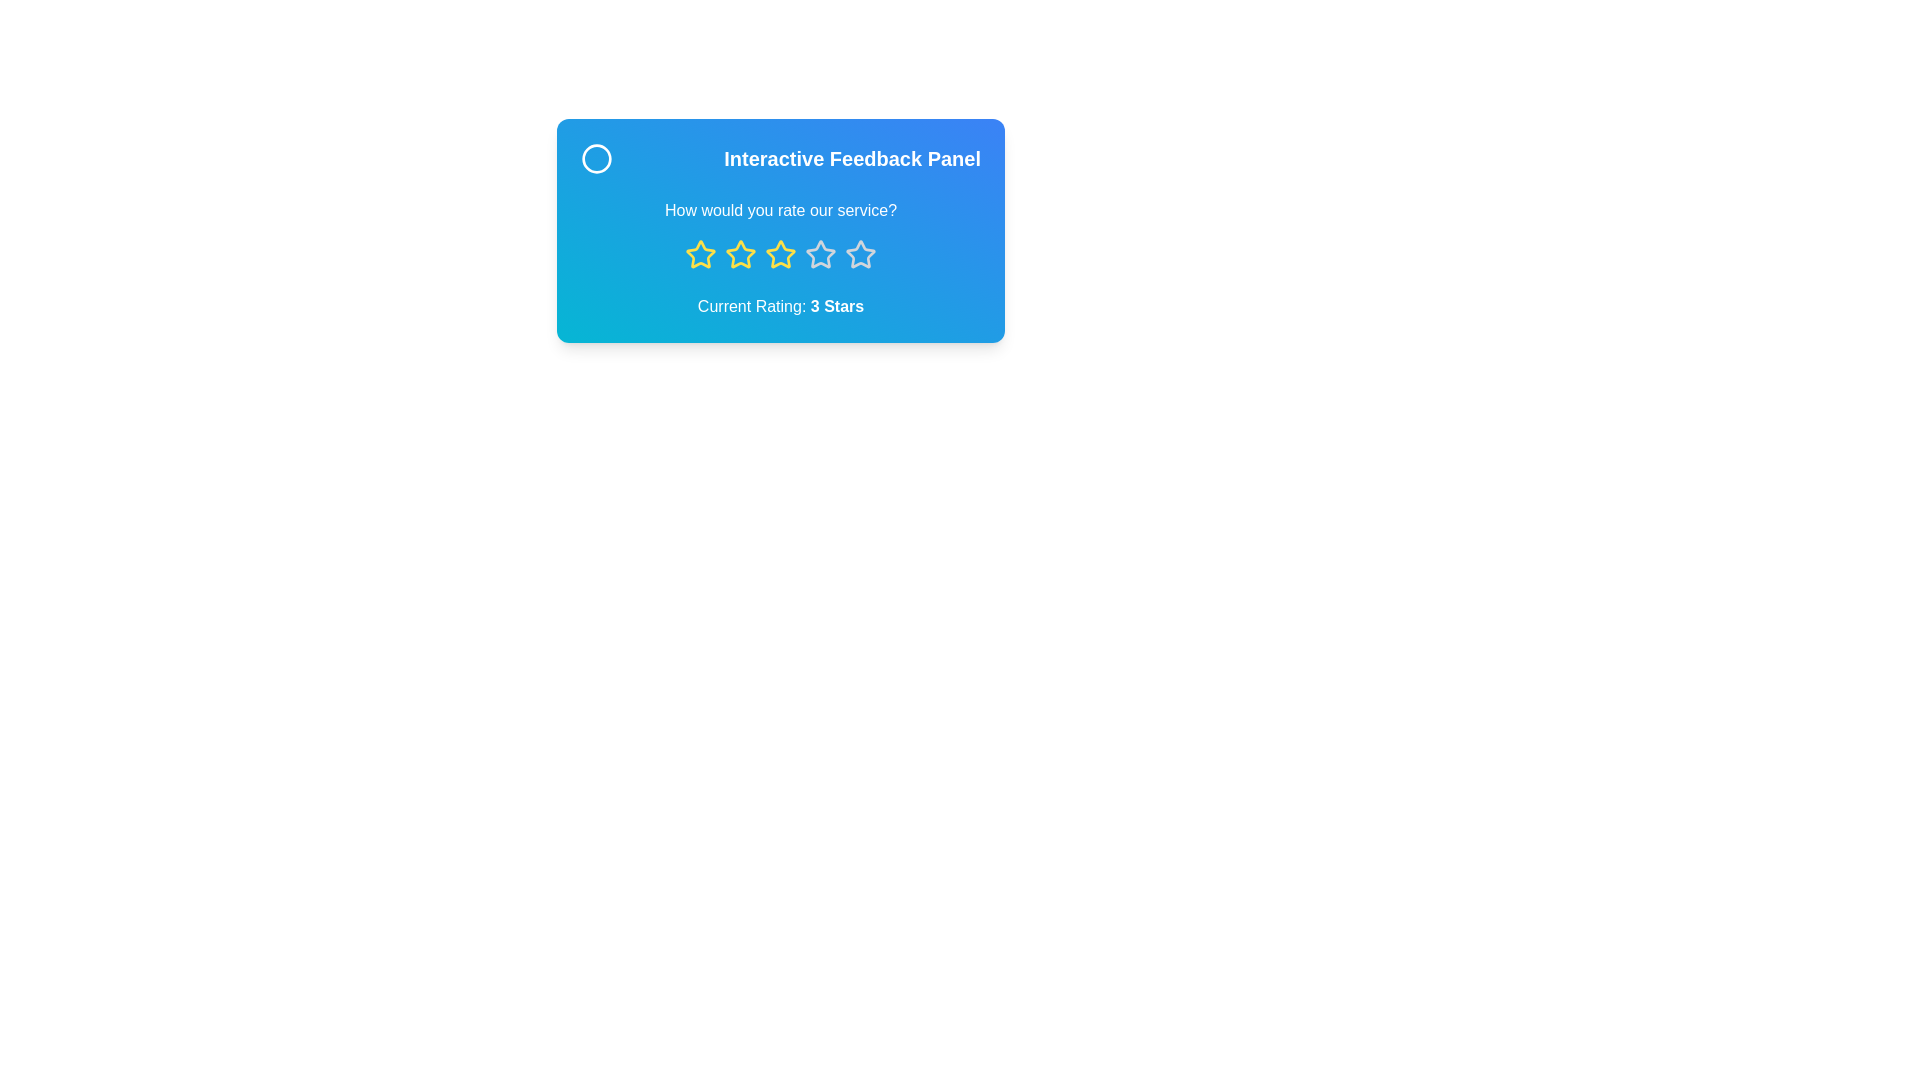 This screenshot has width=1920, height=1080. I want to click on the third star icon in the horizontal row, which is a yellow-bordered star with a transparent center, so click(780, 253).